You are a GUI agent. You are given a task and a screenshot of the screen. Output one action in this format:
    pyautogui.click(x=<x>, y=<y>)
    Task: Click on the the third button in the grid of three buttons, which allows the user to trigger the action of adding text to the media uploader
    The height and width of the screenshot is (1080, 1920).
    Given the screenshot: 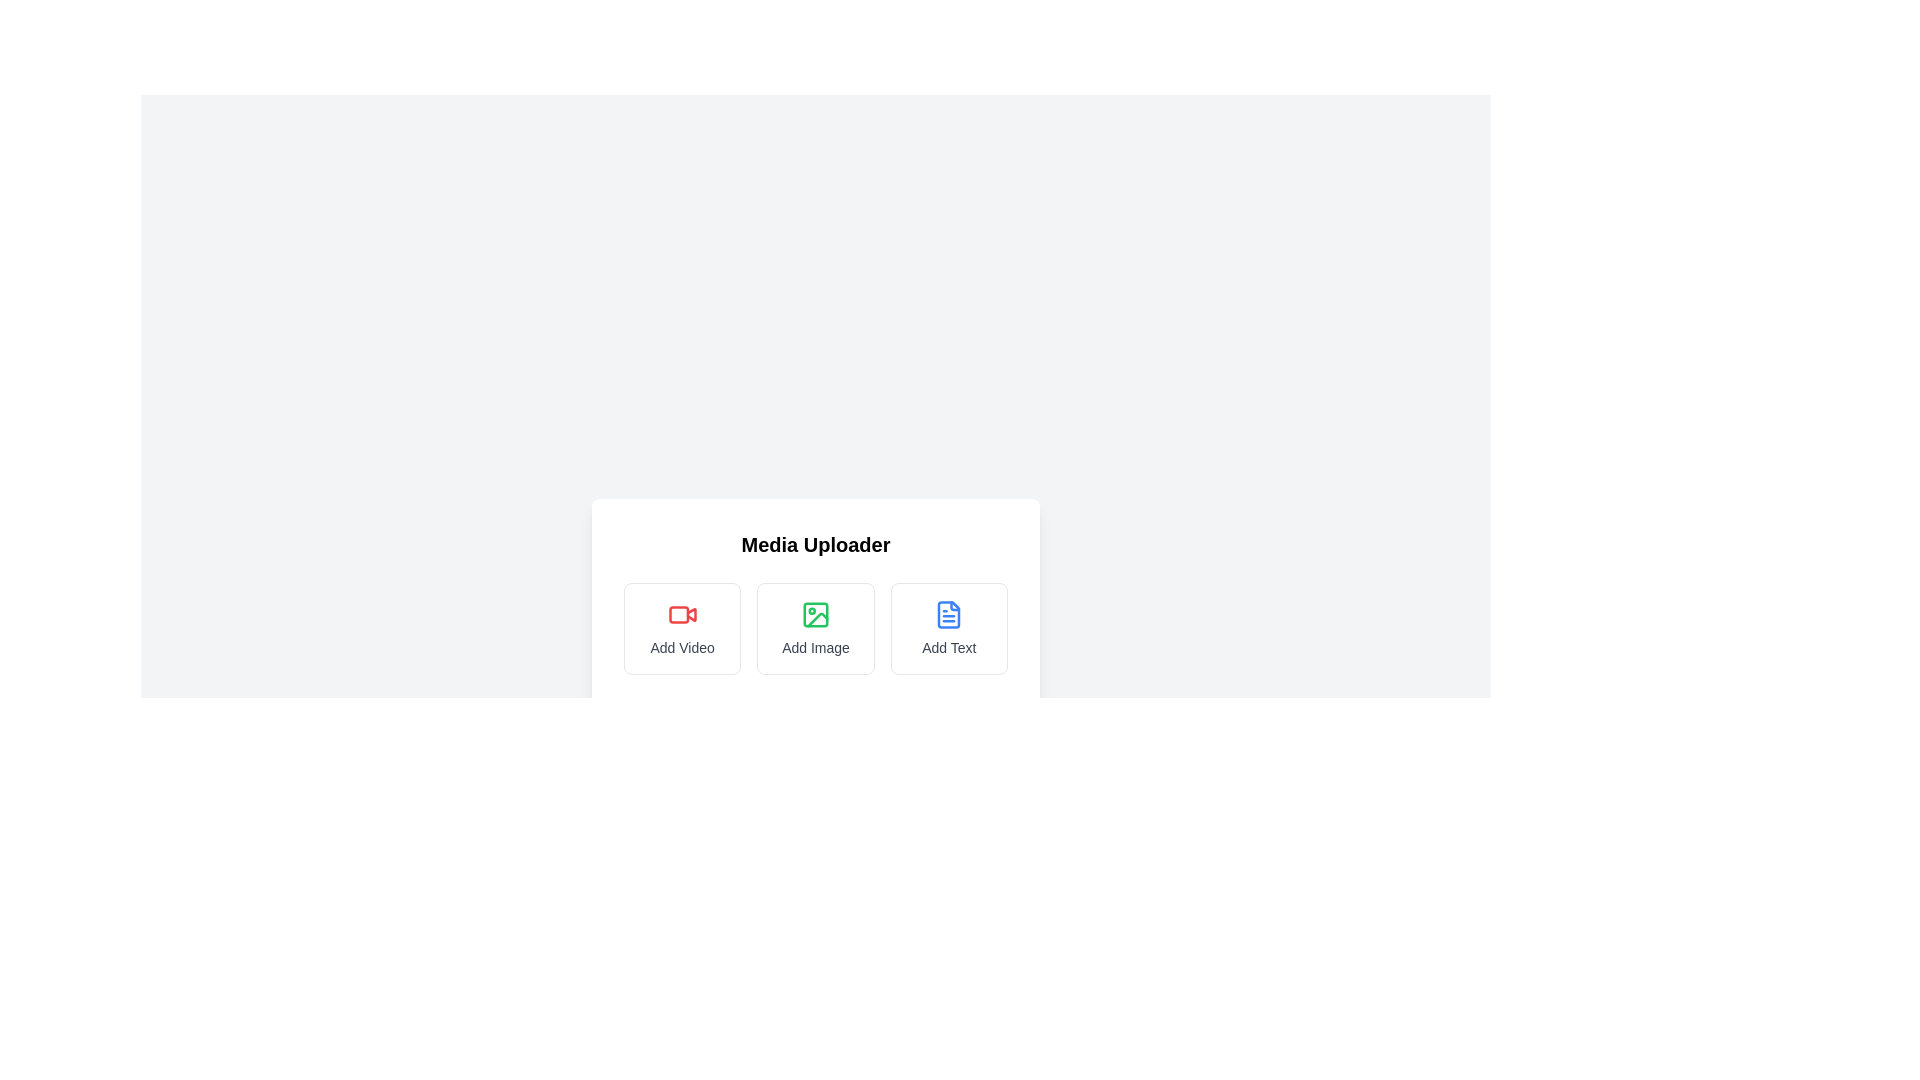 What is the action you would take?
    pyautogui.click(x=948, y=627)
    